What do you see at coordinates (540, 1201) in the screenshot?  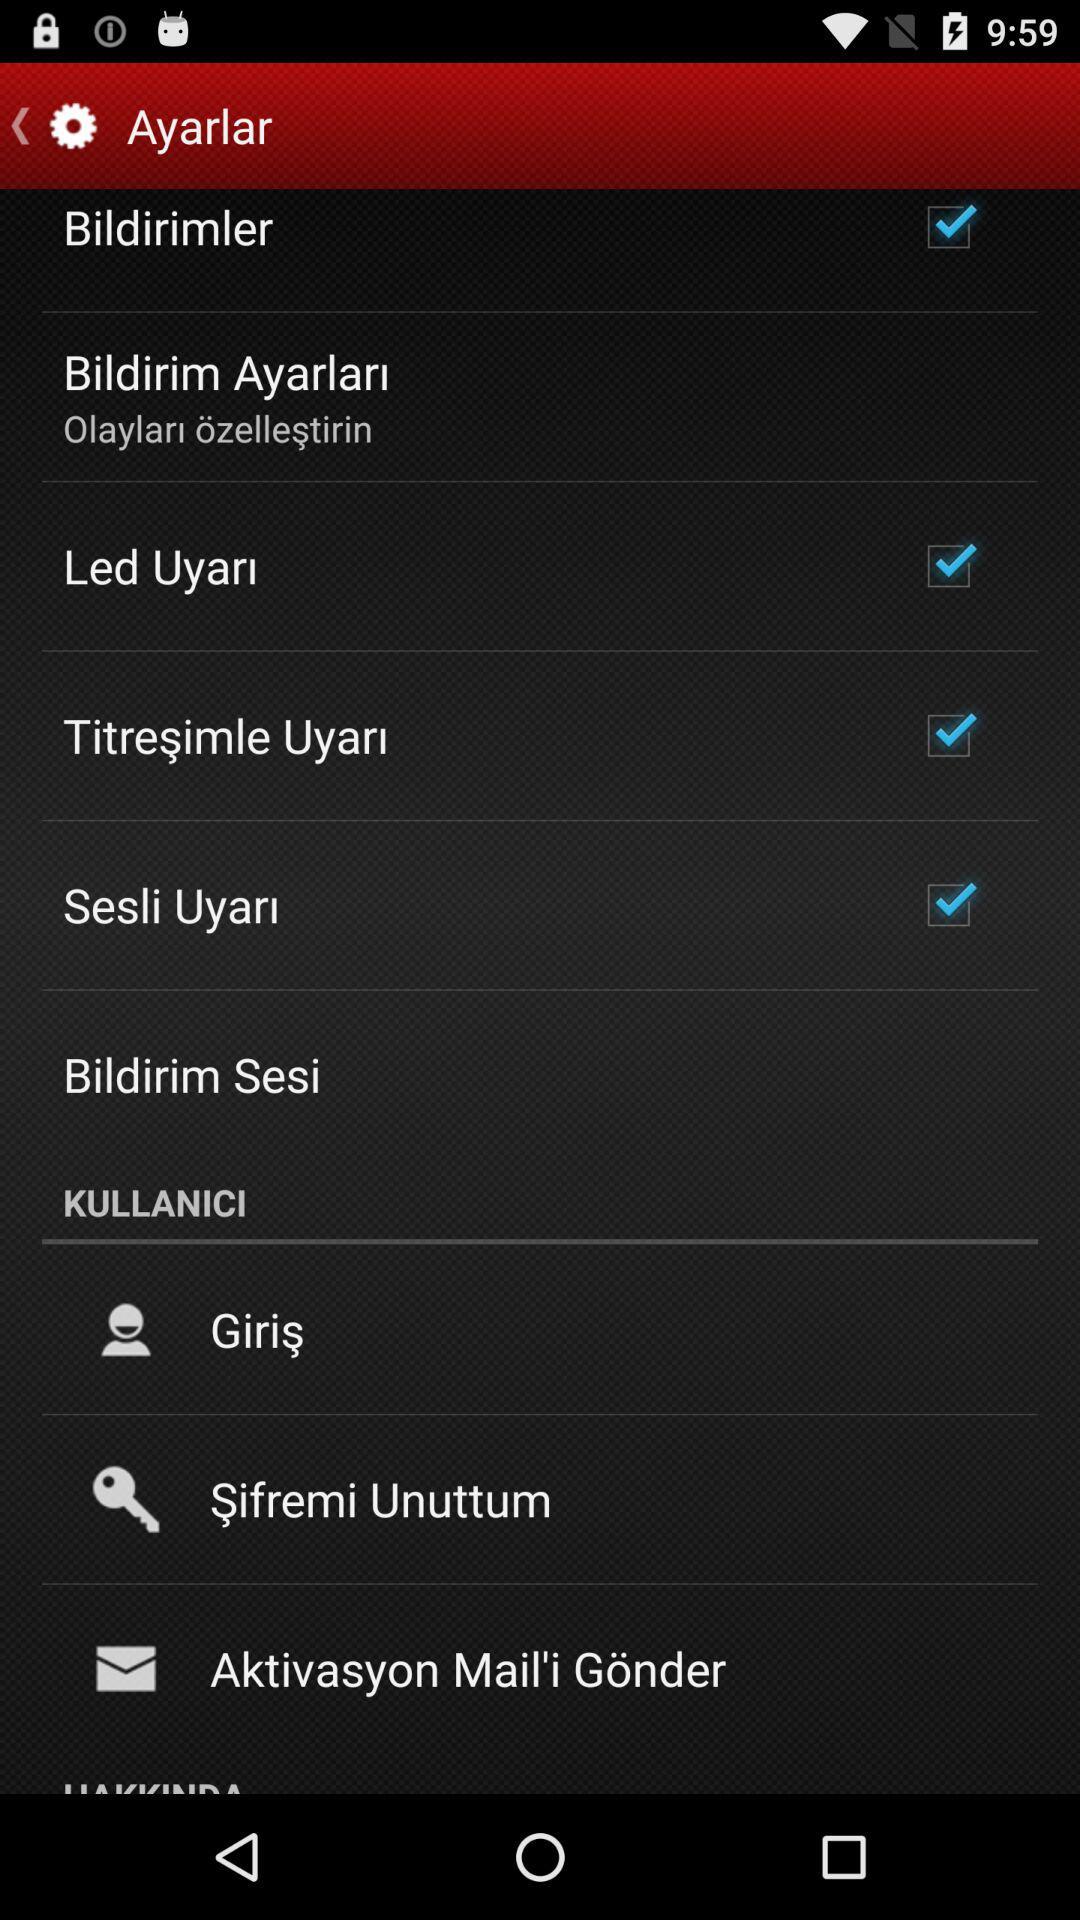 I see `the kullanici item` at bounding box center [540, 1201].